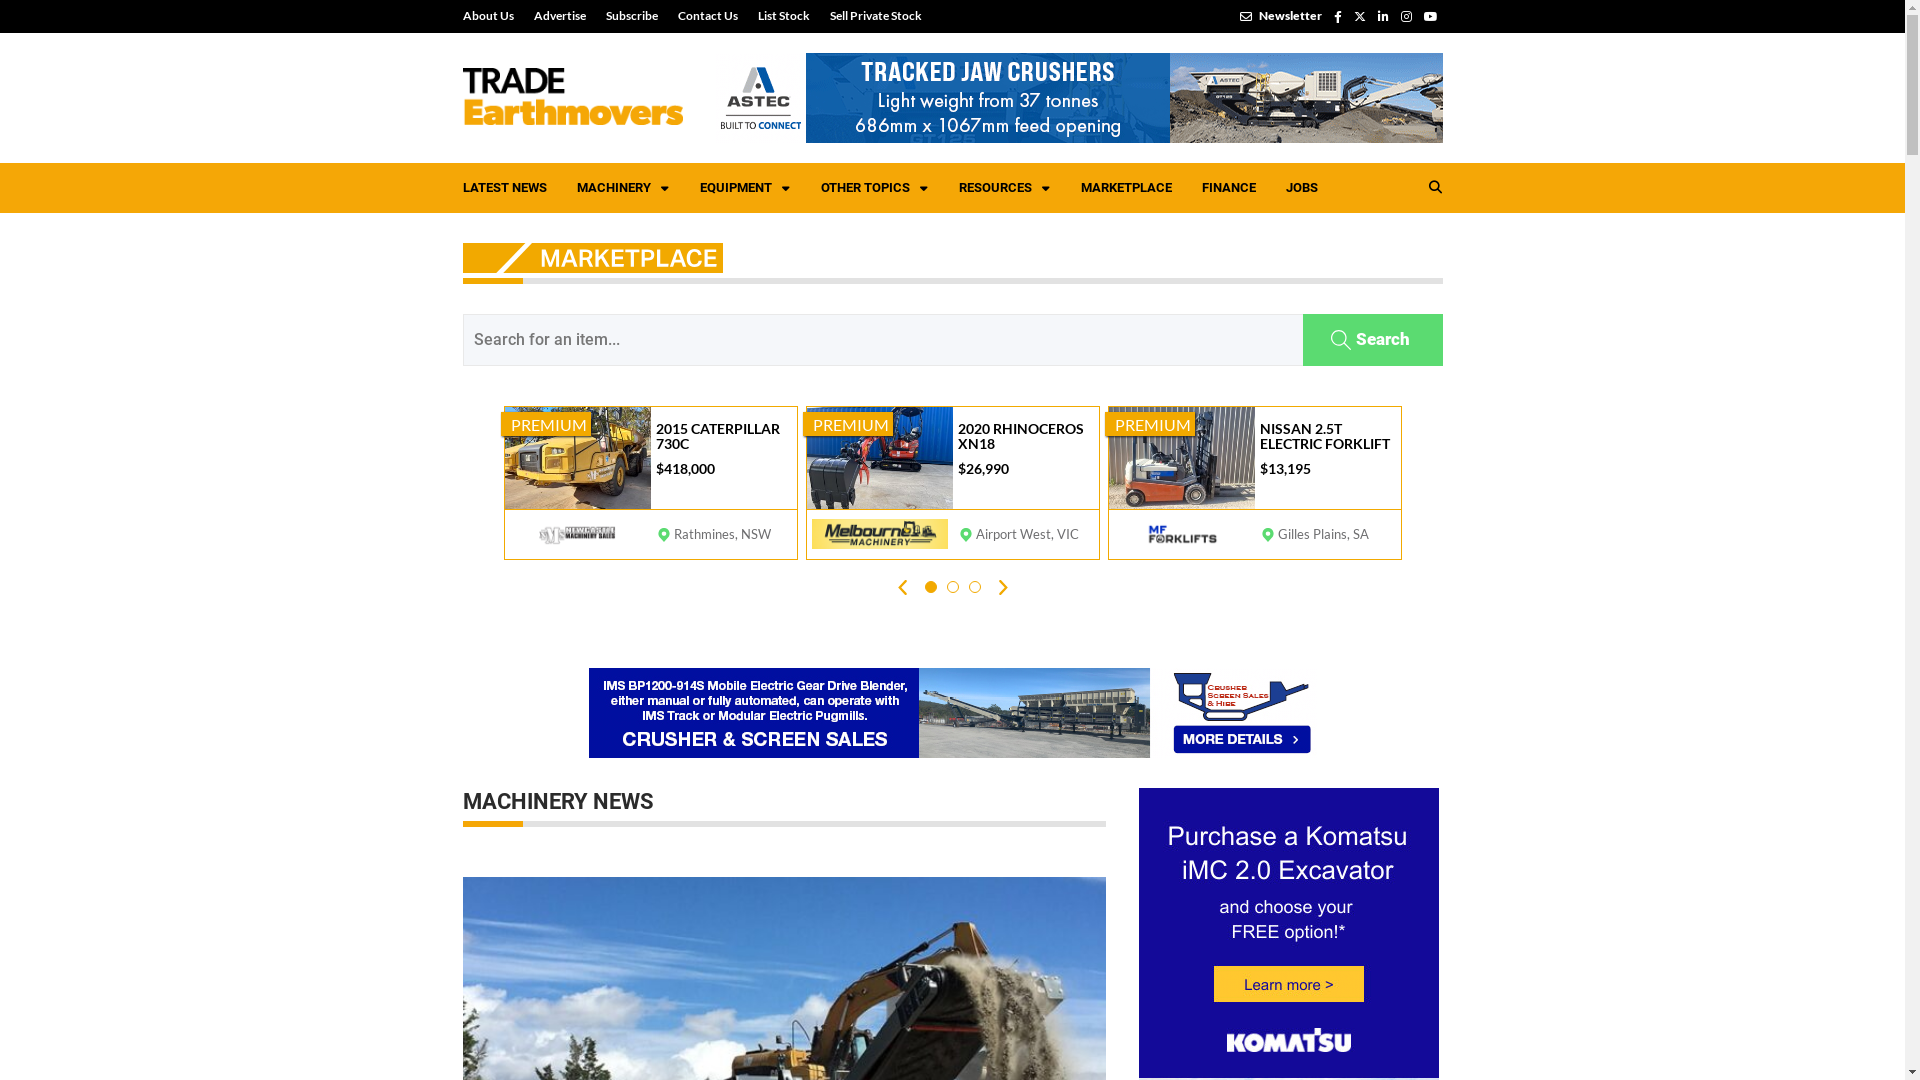 The height and width of the screenshot is (1080, 1920). Describe the element at coordinates (747, 15) in the screenshot. I see `'List Stock'` at that location.